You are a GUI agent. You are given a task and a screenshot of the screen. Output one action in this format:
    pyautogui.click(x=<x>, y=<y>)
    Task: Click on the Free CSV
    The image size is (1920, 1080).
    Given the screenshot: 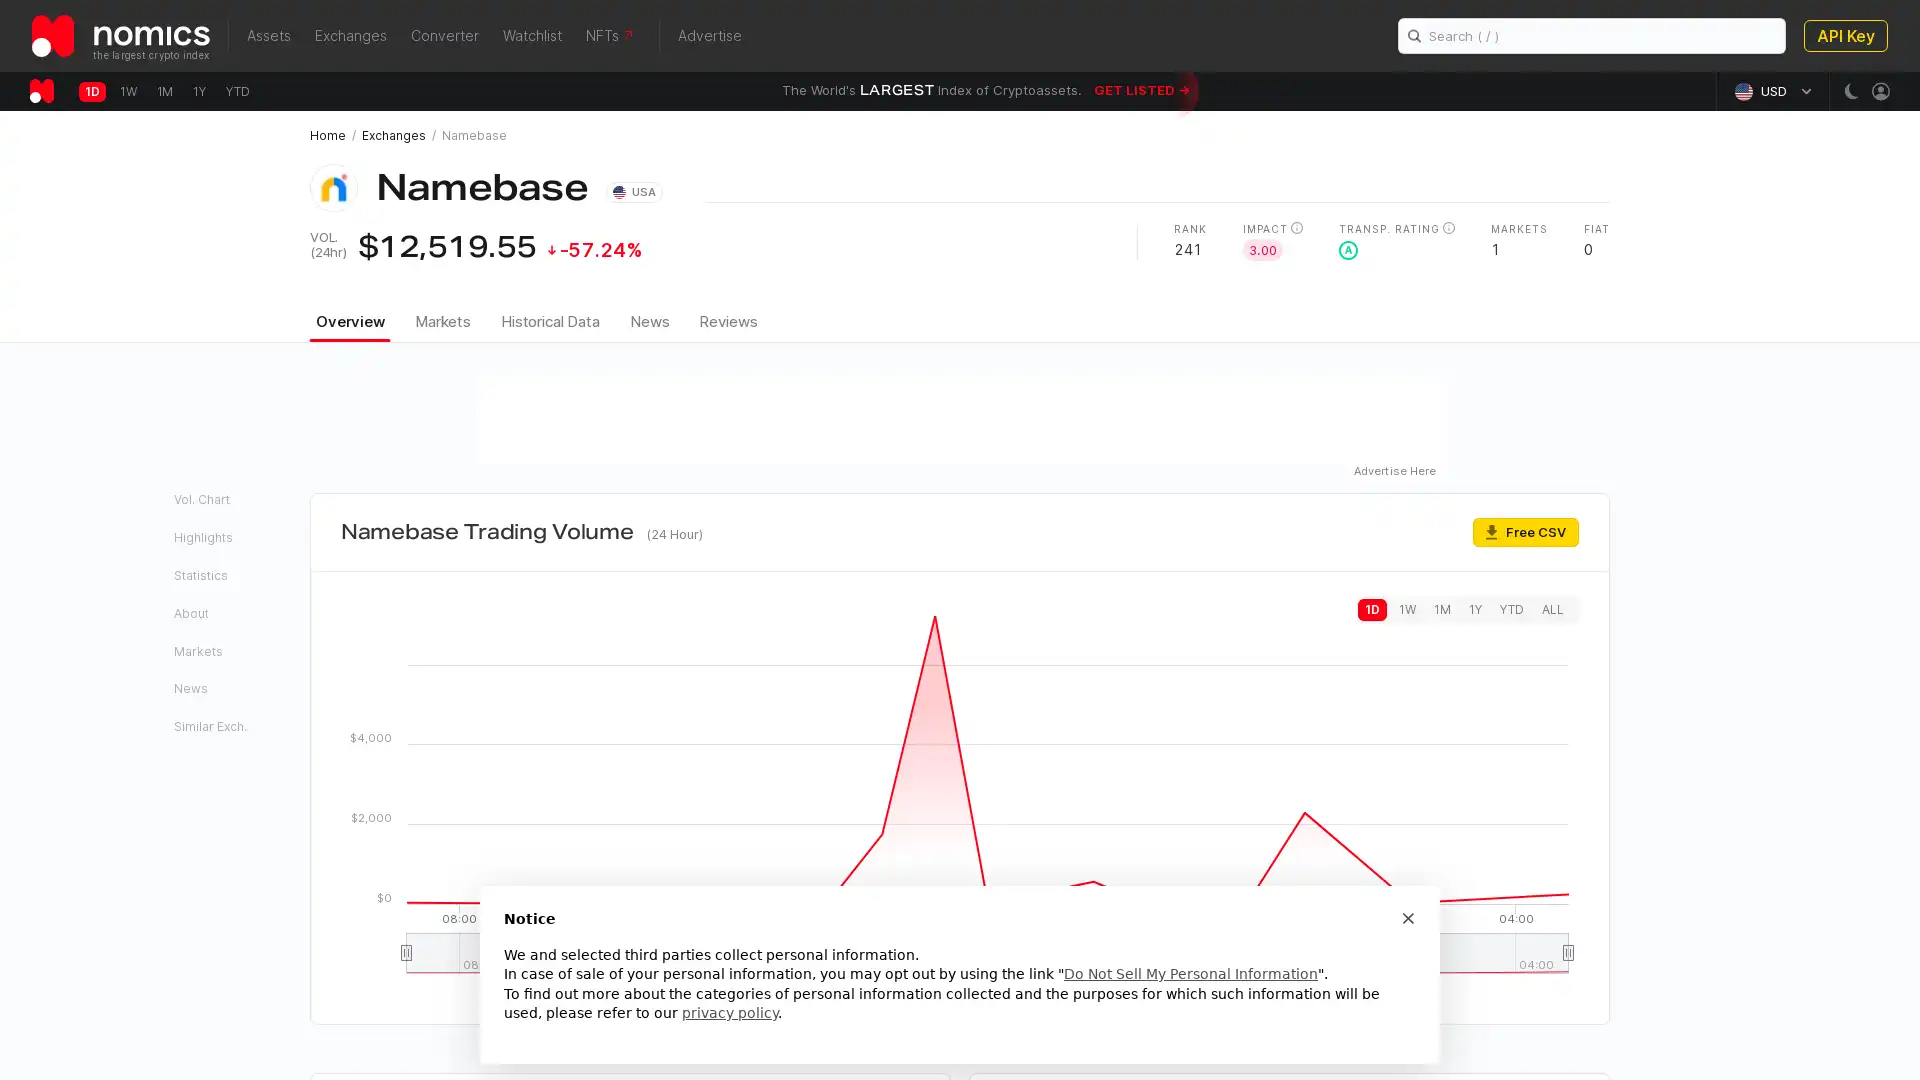 What is the action you would take?
    pyautogui.click(x=1525, y=530)
    